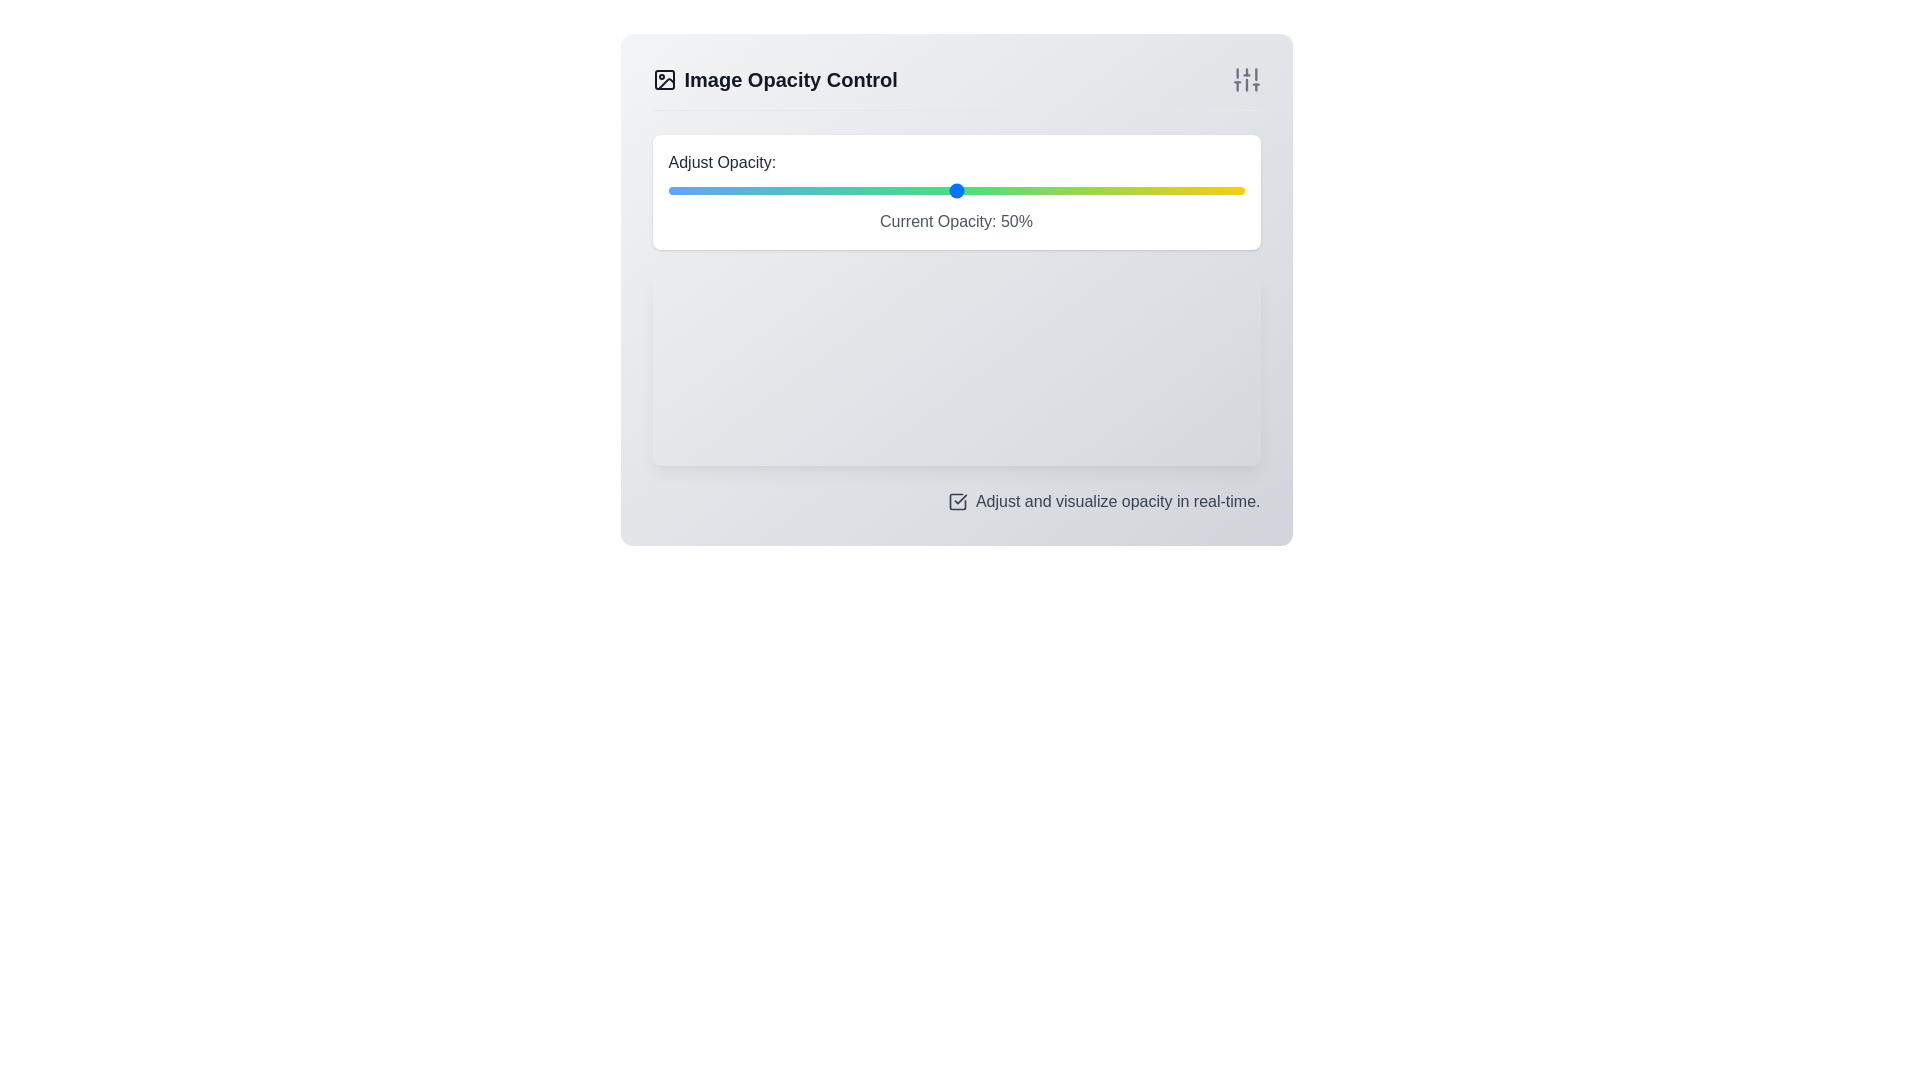  What do you see at coordinates (664, 79) in the screenshot?
I see `the image-related functionality icon located to the left of the 'Image Opacity Control' text in the header section` at bounding box center [664, 79].